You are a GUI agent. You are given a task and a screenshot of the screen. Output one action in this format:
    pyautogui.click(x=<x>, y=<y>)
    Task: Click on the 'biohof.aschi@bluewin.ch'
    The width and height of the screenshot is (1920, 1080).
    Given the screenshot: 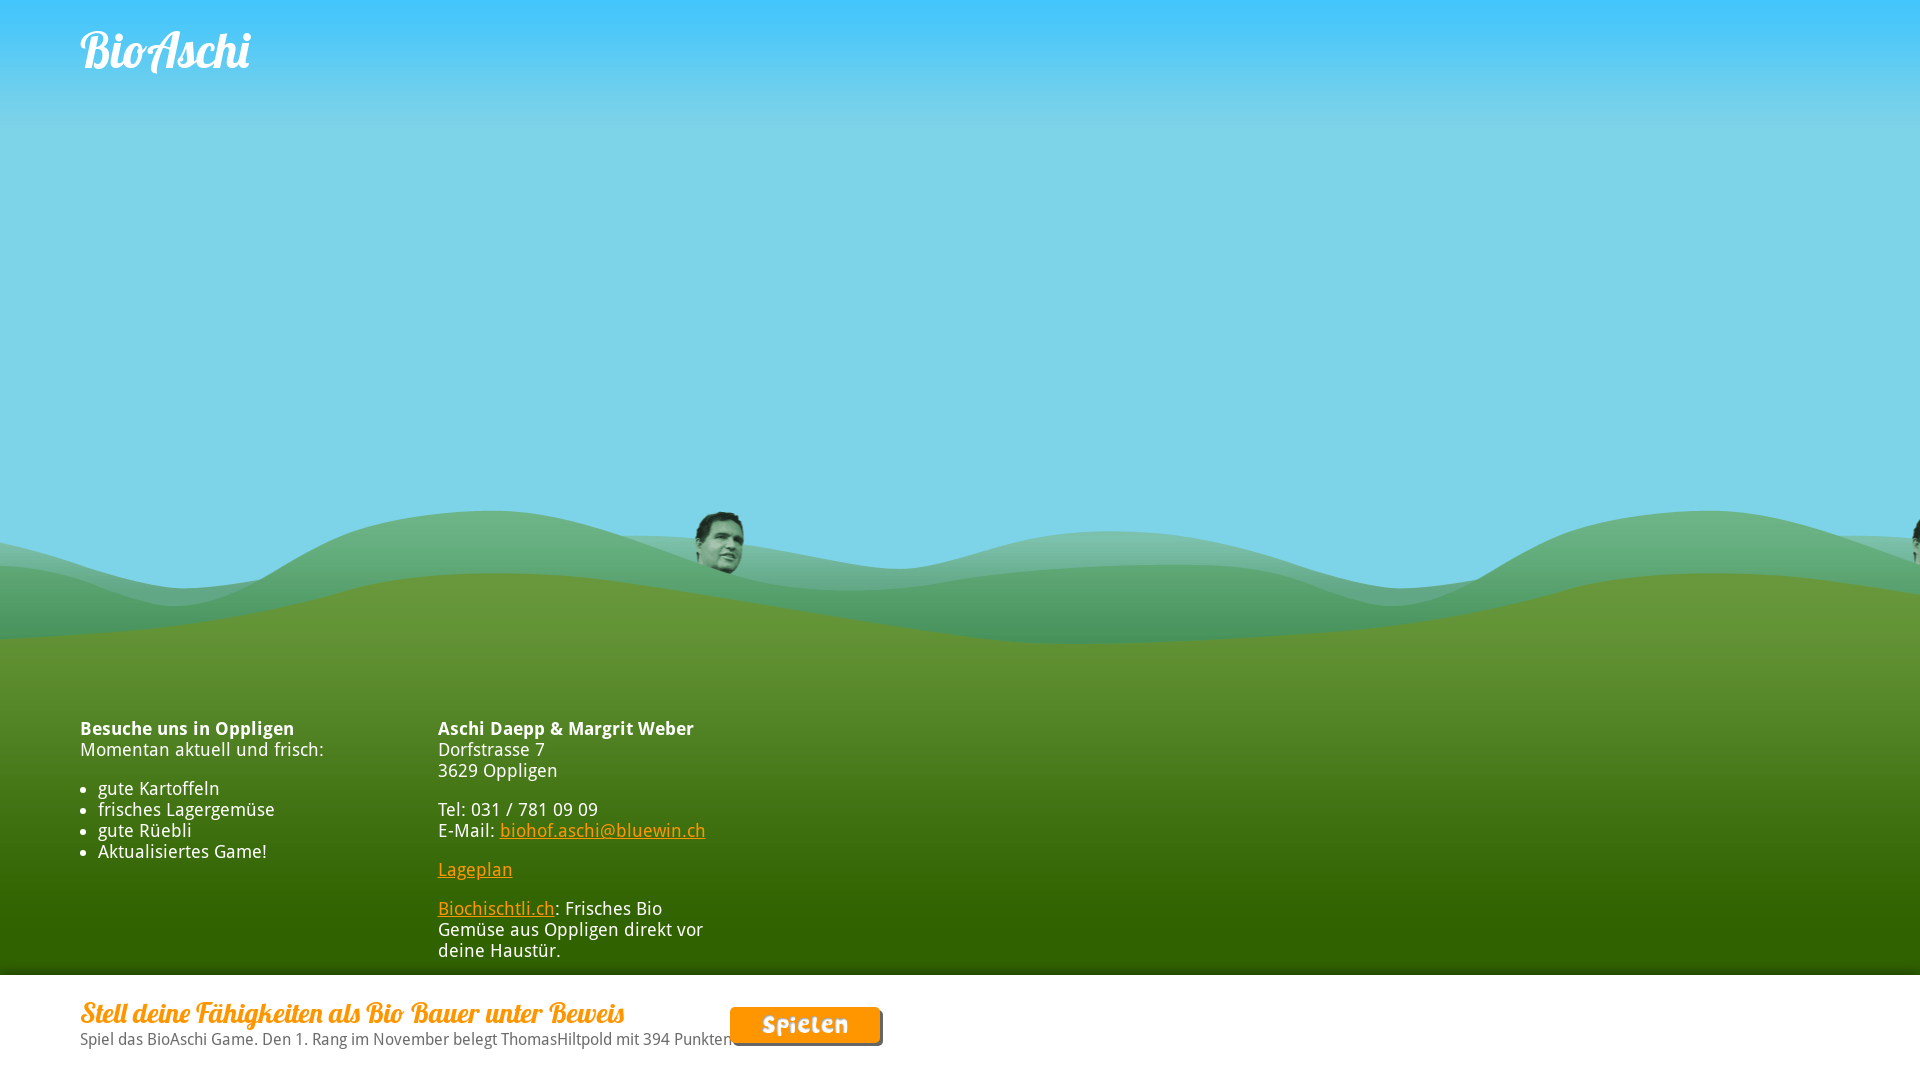 What is the action you would take?
    pyautogui.click(x=499, y=830)
    